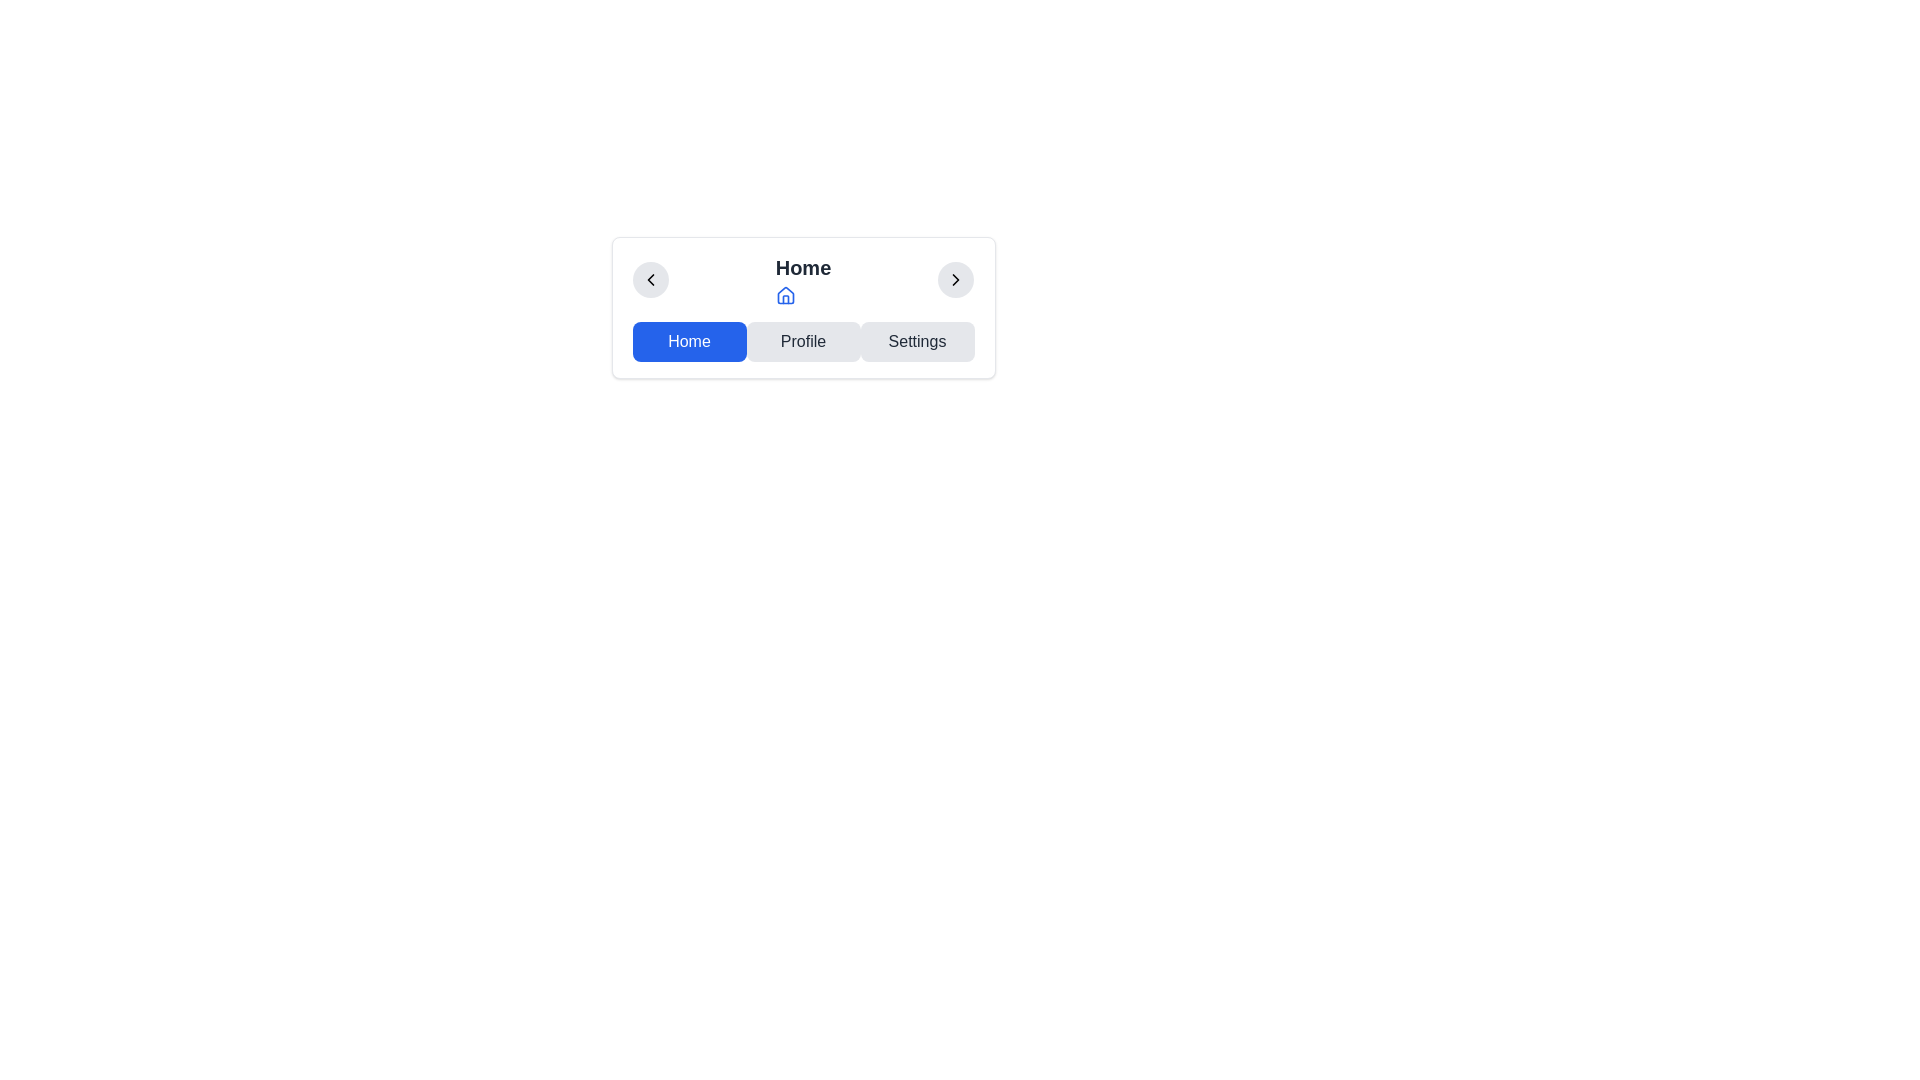 This screenshot has width=1920, height=1080. I want to click on the text label at the top-center of the navigation interface to associate it with its role as a label, so click(803, 266).